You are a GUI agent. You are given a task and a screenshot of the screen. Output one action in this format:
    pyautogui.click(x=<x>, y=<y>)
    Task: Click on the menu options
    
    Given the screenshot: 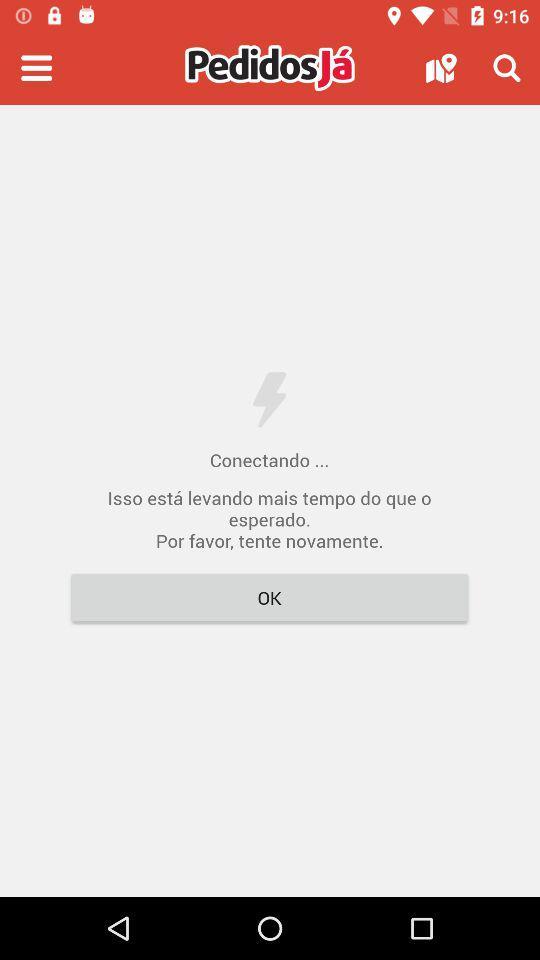 What is the action you would take?
    pyautogui.click(x=36, y=68)
    